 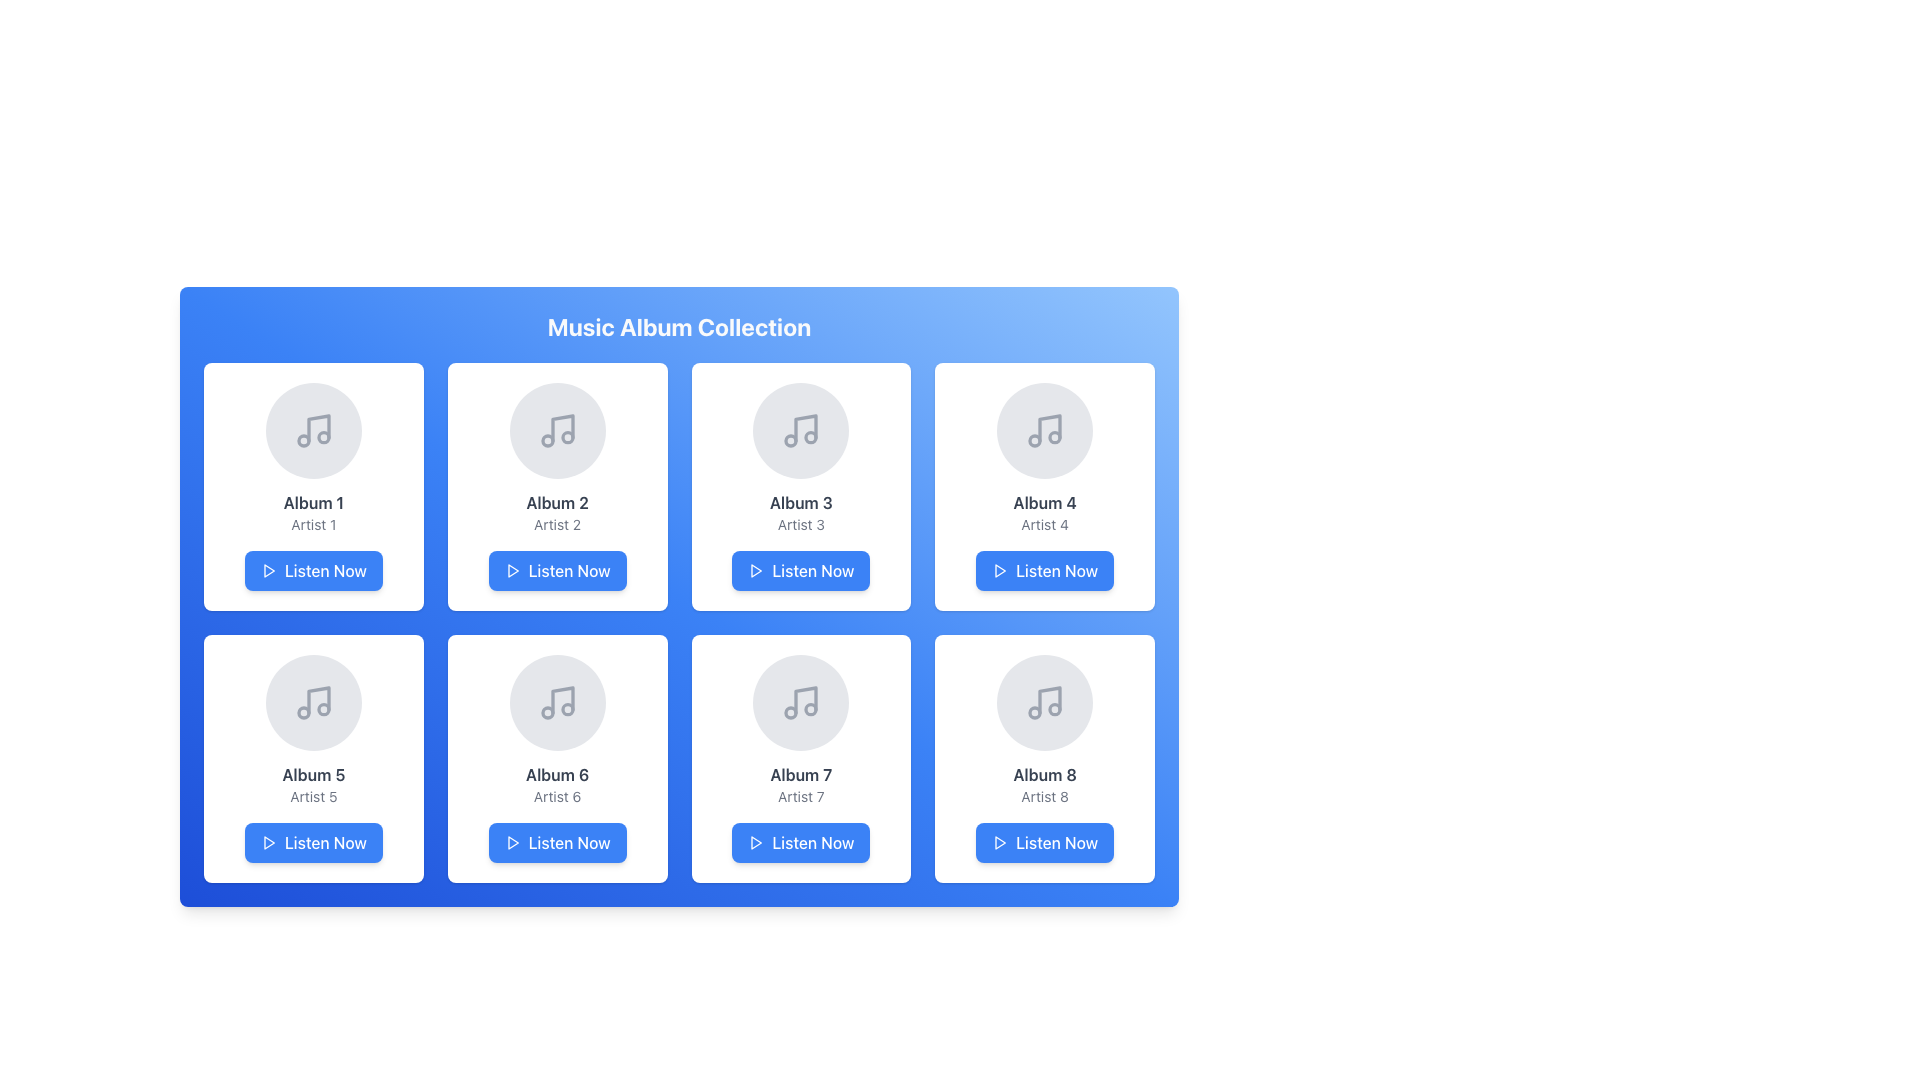 What do you see at coordinates (317, 427) in the screenshot?
I see `music icon represented by a vertical line segment connected to a small circle base in the Album 1 entry located at the top-left corner of the grid layout` at bounding box center [317, 427].